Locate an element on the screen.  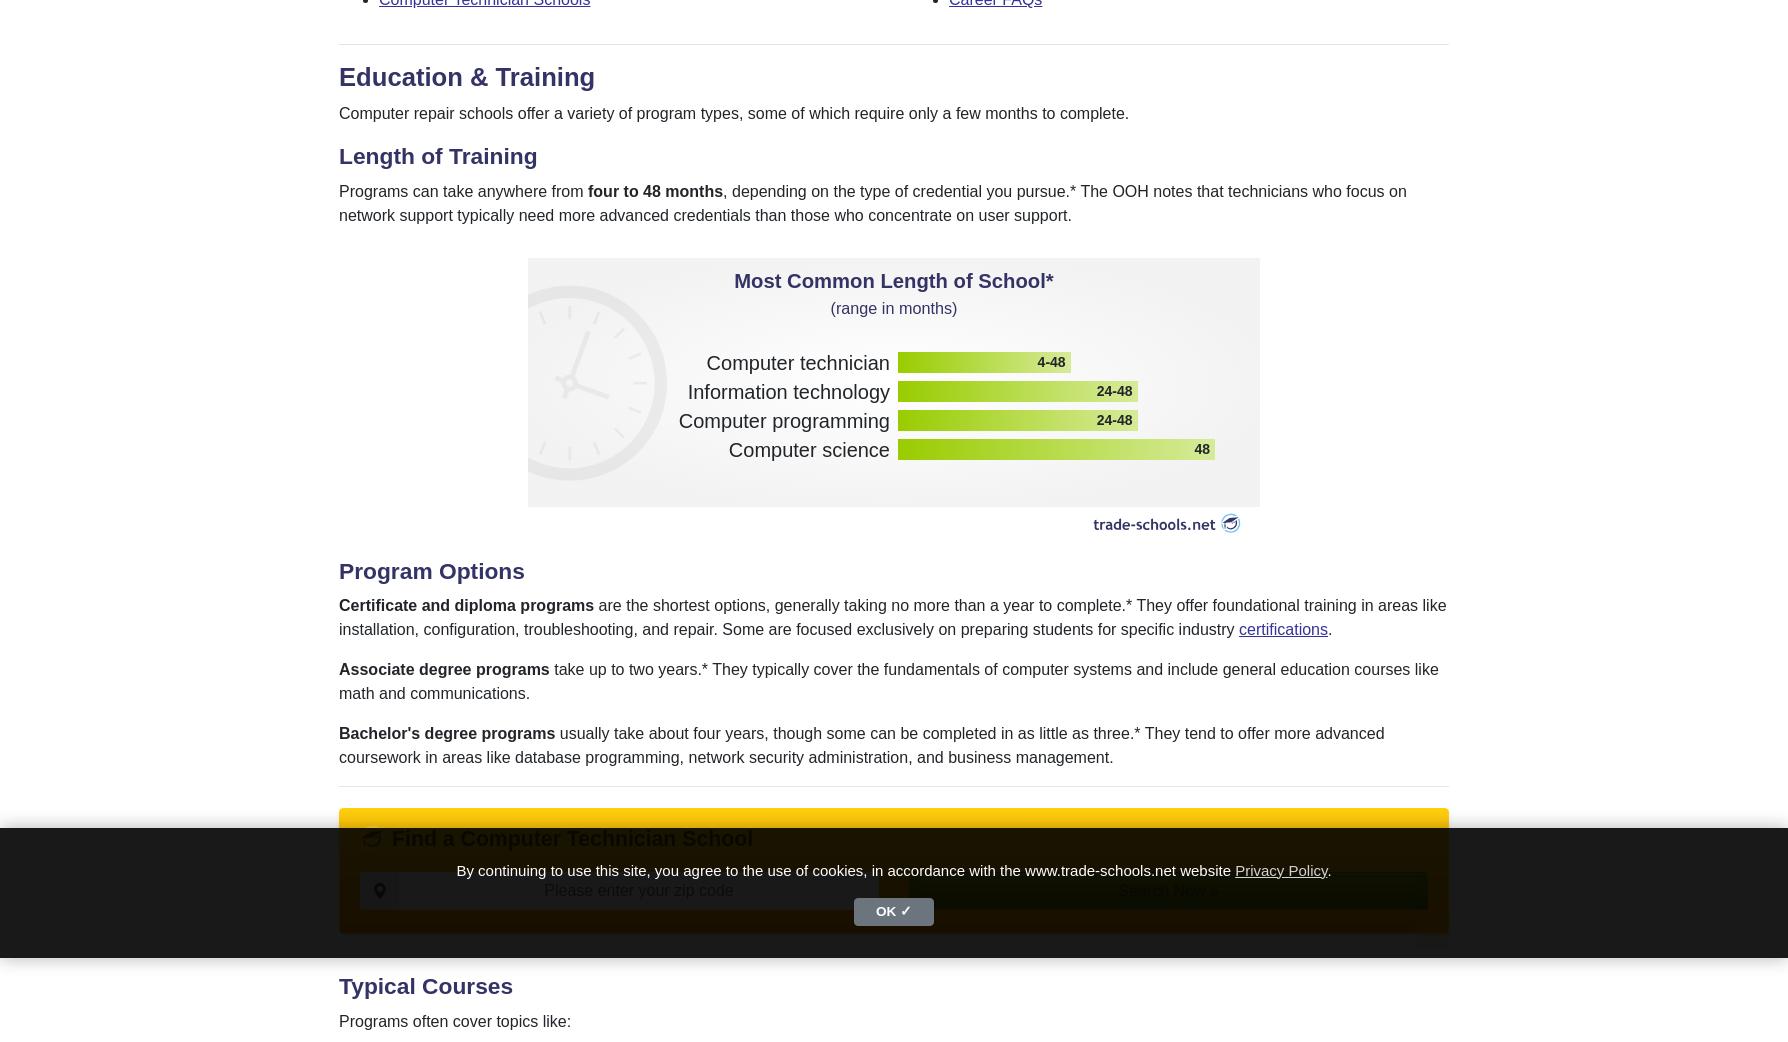
'Computer science' is located at coordinates (808, 448).